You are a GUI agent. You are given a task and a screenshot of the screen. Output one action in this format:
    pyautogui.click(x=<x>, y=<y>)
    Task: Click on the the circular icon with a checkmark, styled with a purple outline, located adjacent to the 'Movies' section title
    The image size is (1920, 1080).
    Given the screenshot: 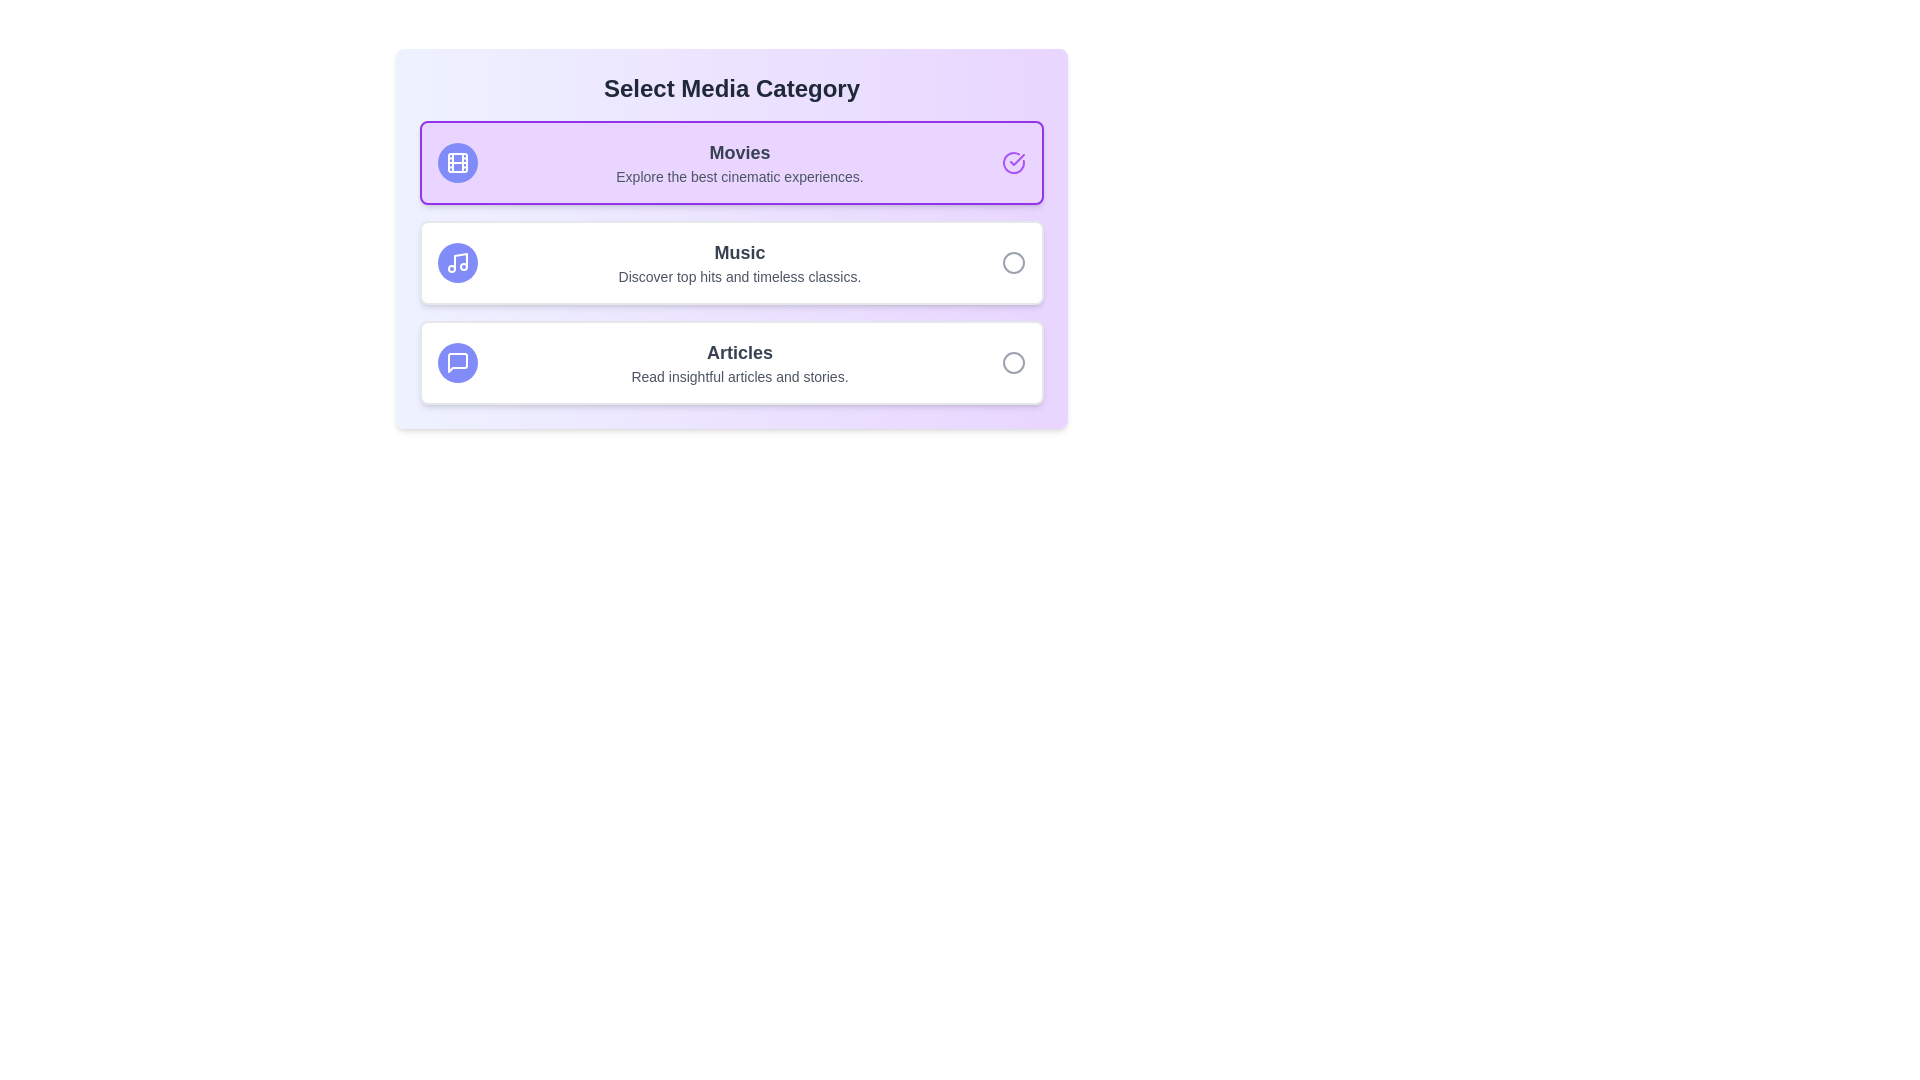 What is the action you would take?
    pyautogui.click(x=1013, y=161)
    